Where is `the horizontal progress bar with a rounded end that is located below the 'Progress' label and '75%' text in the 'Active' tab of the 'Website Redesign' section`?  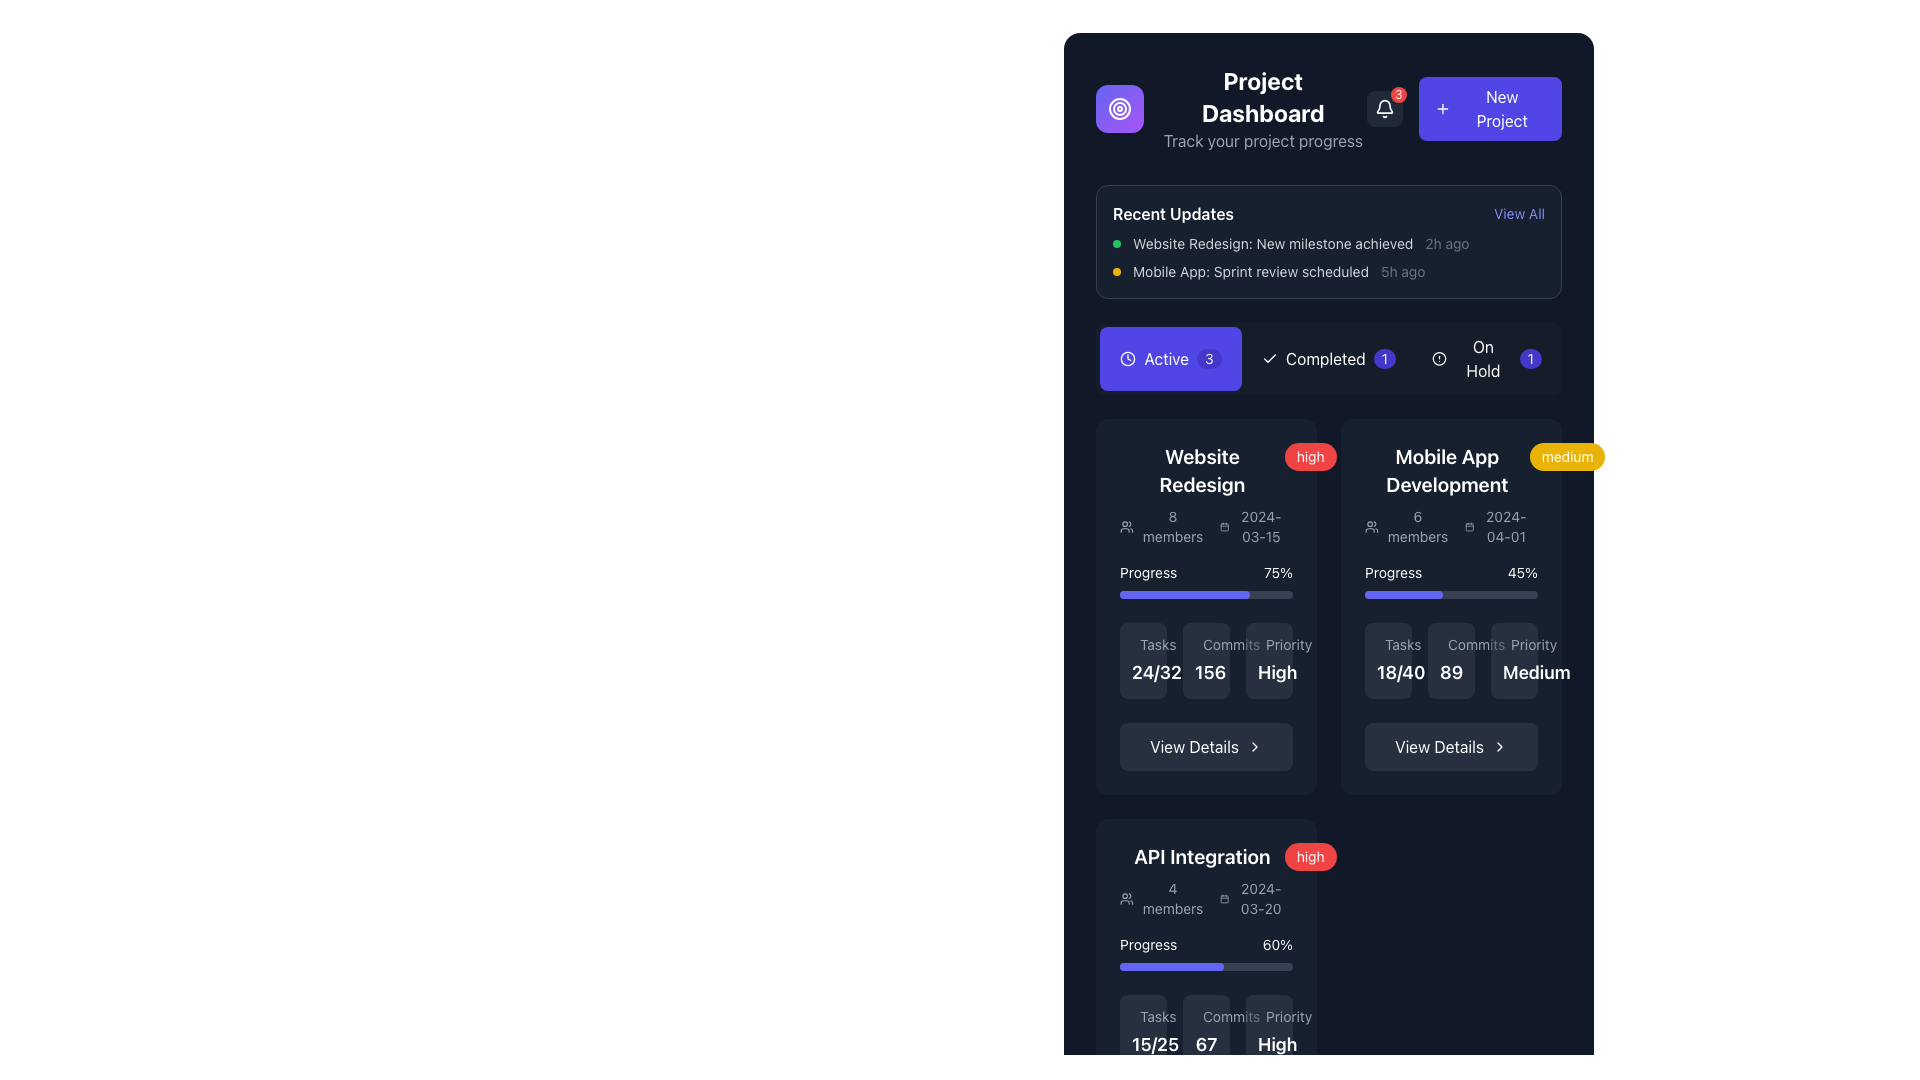 the horizontal progress bar with a rounded end that is located below the 'Progress' label and '75%' text in the 'Active' tab of the 'Website Redesign' section is located at coordinates (1205, 593).